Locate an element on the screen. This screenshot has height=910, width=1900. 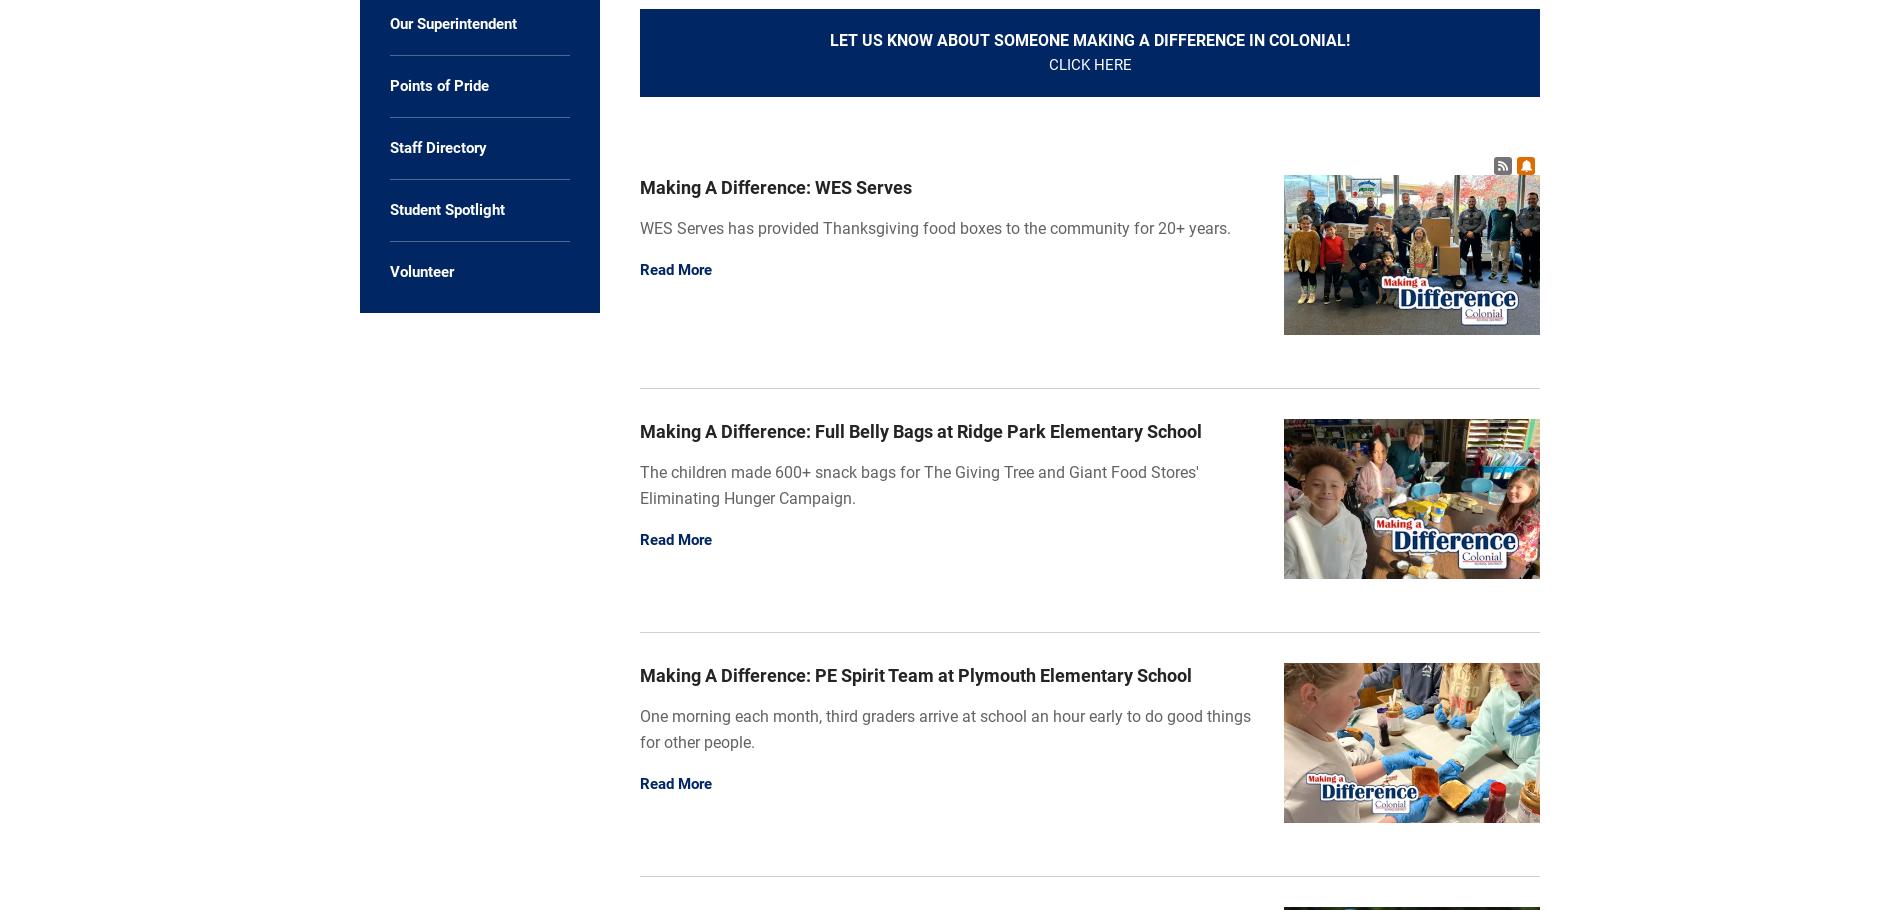
'Volunteer' is located at coordinates (389, 270).